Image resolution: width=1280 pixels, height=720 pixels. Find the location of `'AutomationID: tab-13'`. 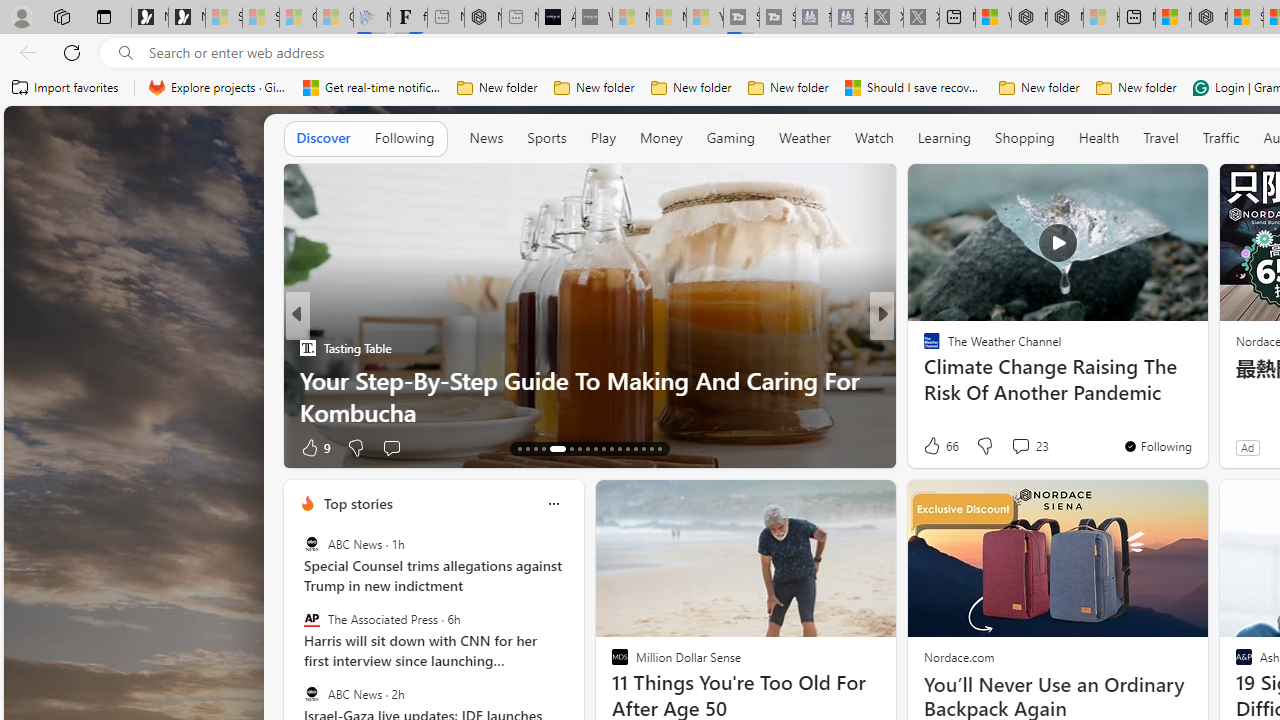

'AutomationID: tab-13' is located at coordinates (519, 447).